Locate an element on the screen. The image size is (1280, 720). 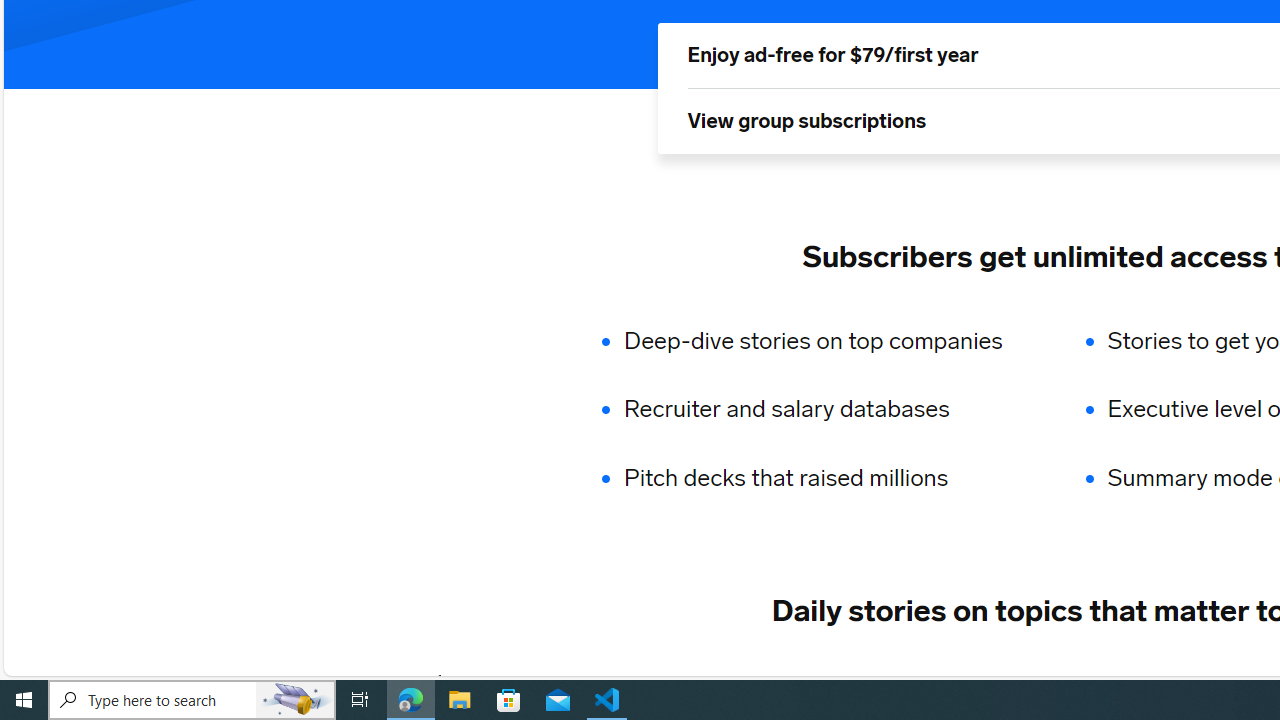
'Pitch decks that raised millions' is located at coordinates (826, 478).